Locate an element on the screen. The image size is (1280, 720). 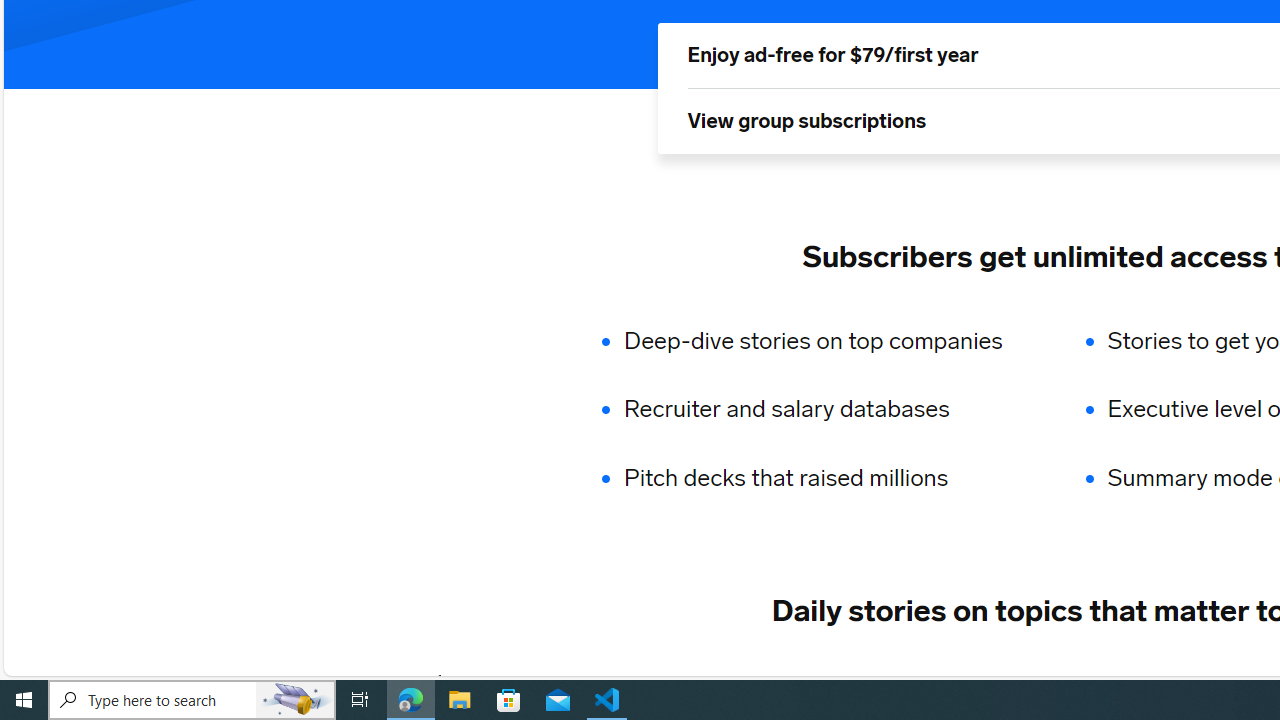
'Pitch decks that raised millions' is located at coordinates (826, 478).